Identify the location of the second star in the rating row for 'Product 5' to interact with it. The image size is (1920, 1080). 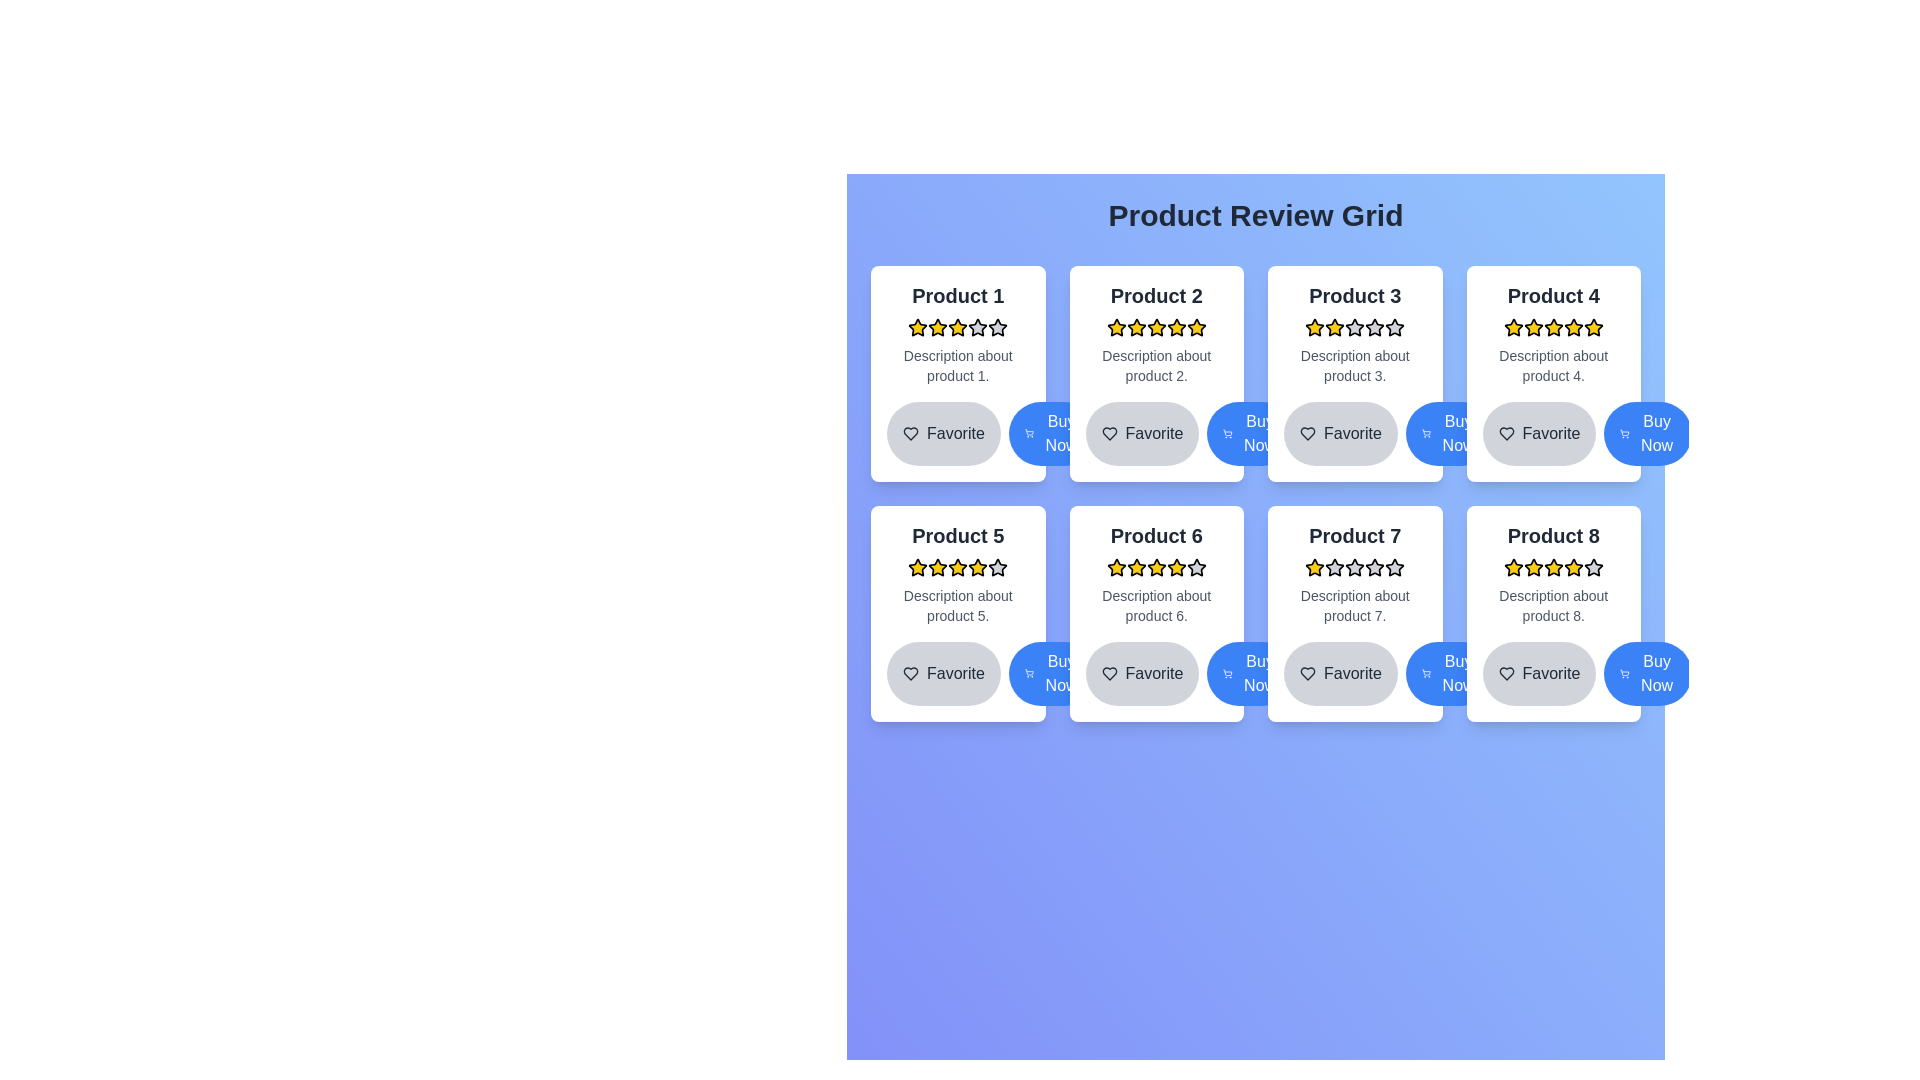
(937, 567).